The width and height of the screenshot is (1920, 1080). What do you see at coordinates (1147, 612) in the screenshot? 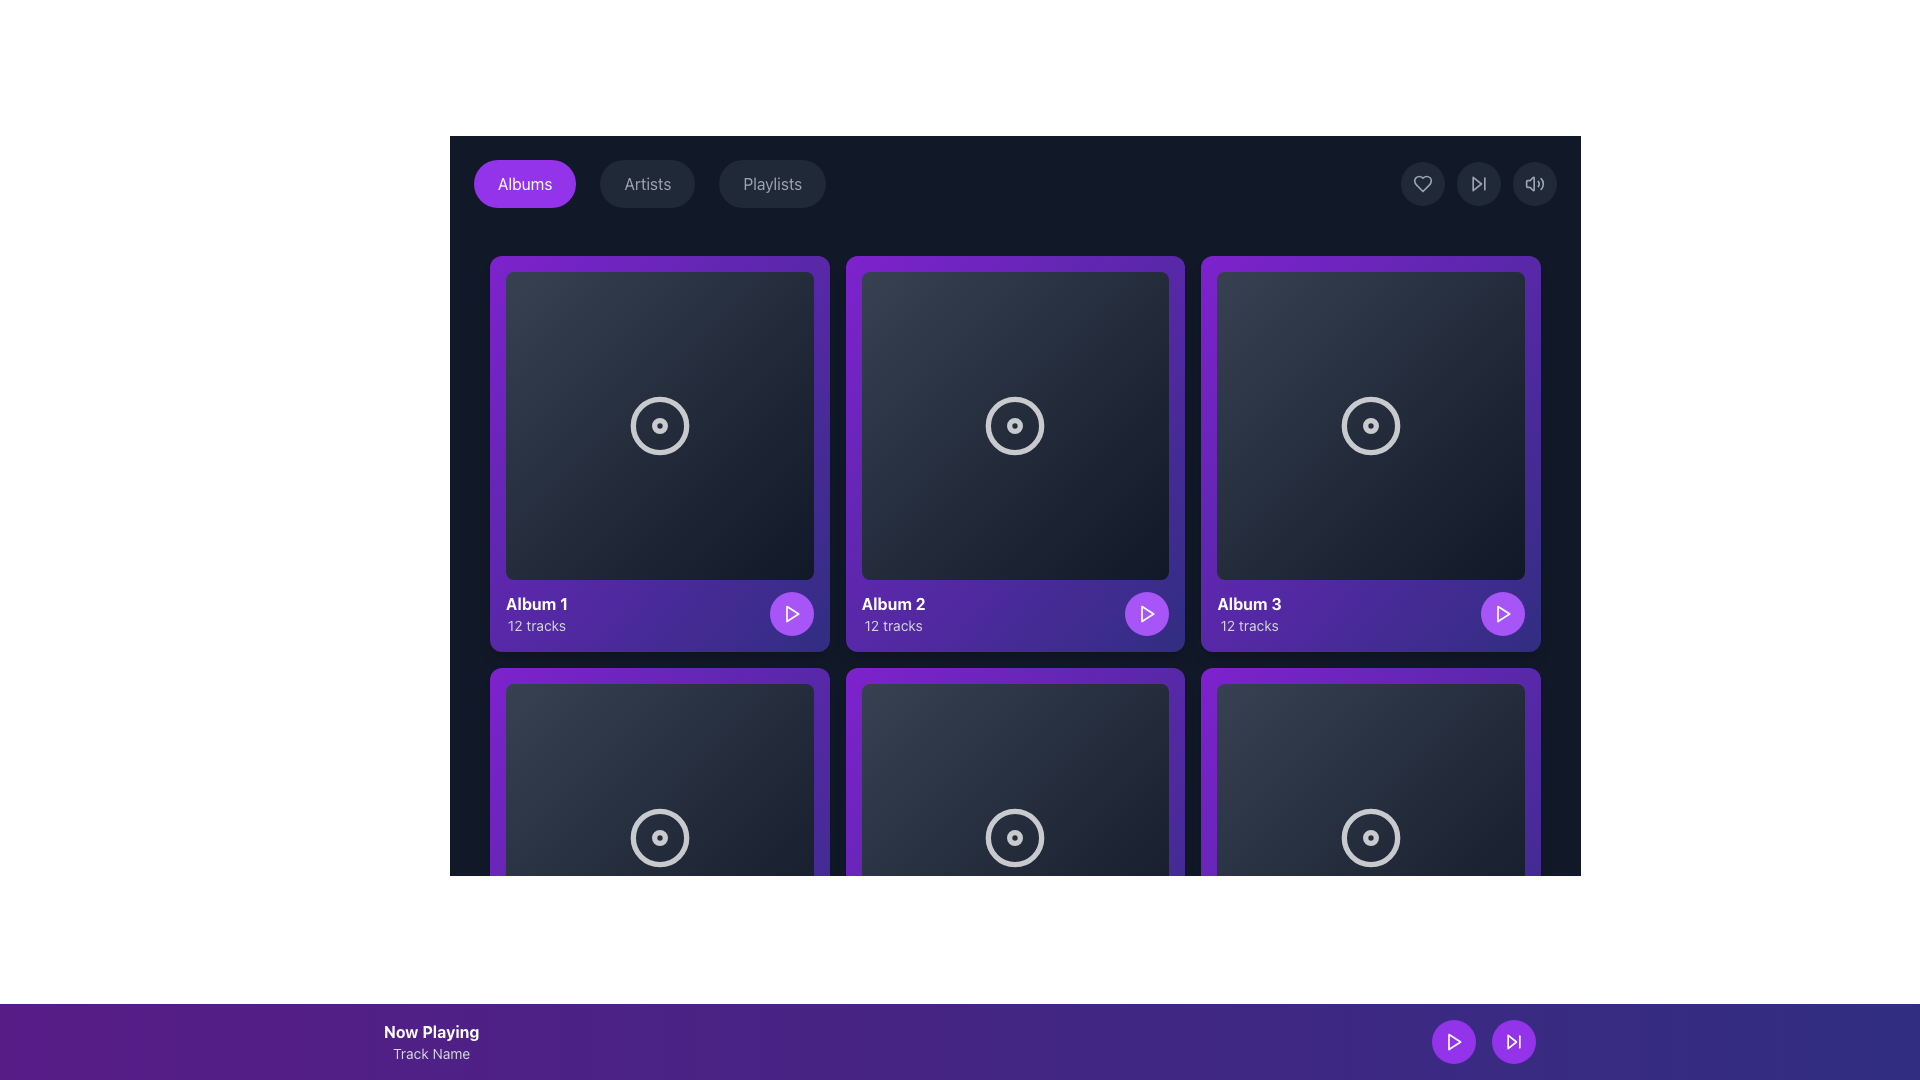
I see `the play button located in the 'Album 2' section, positioned to the far right of the album card, directly below the album image` at bounding box center [1147, 612].